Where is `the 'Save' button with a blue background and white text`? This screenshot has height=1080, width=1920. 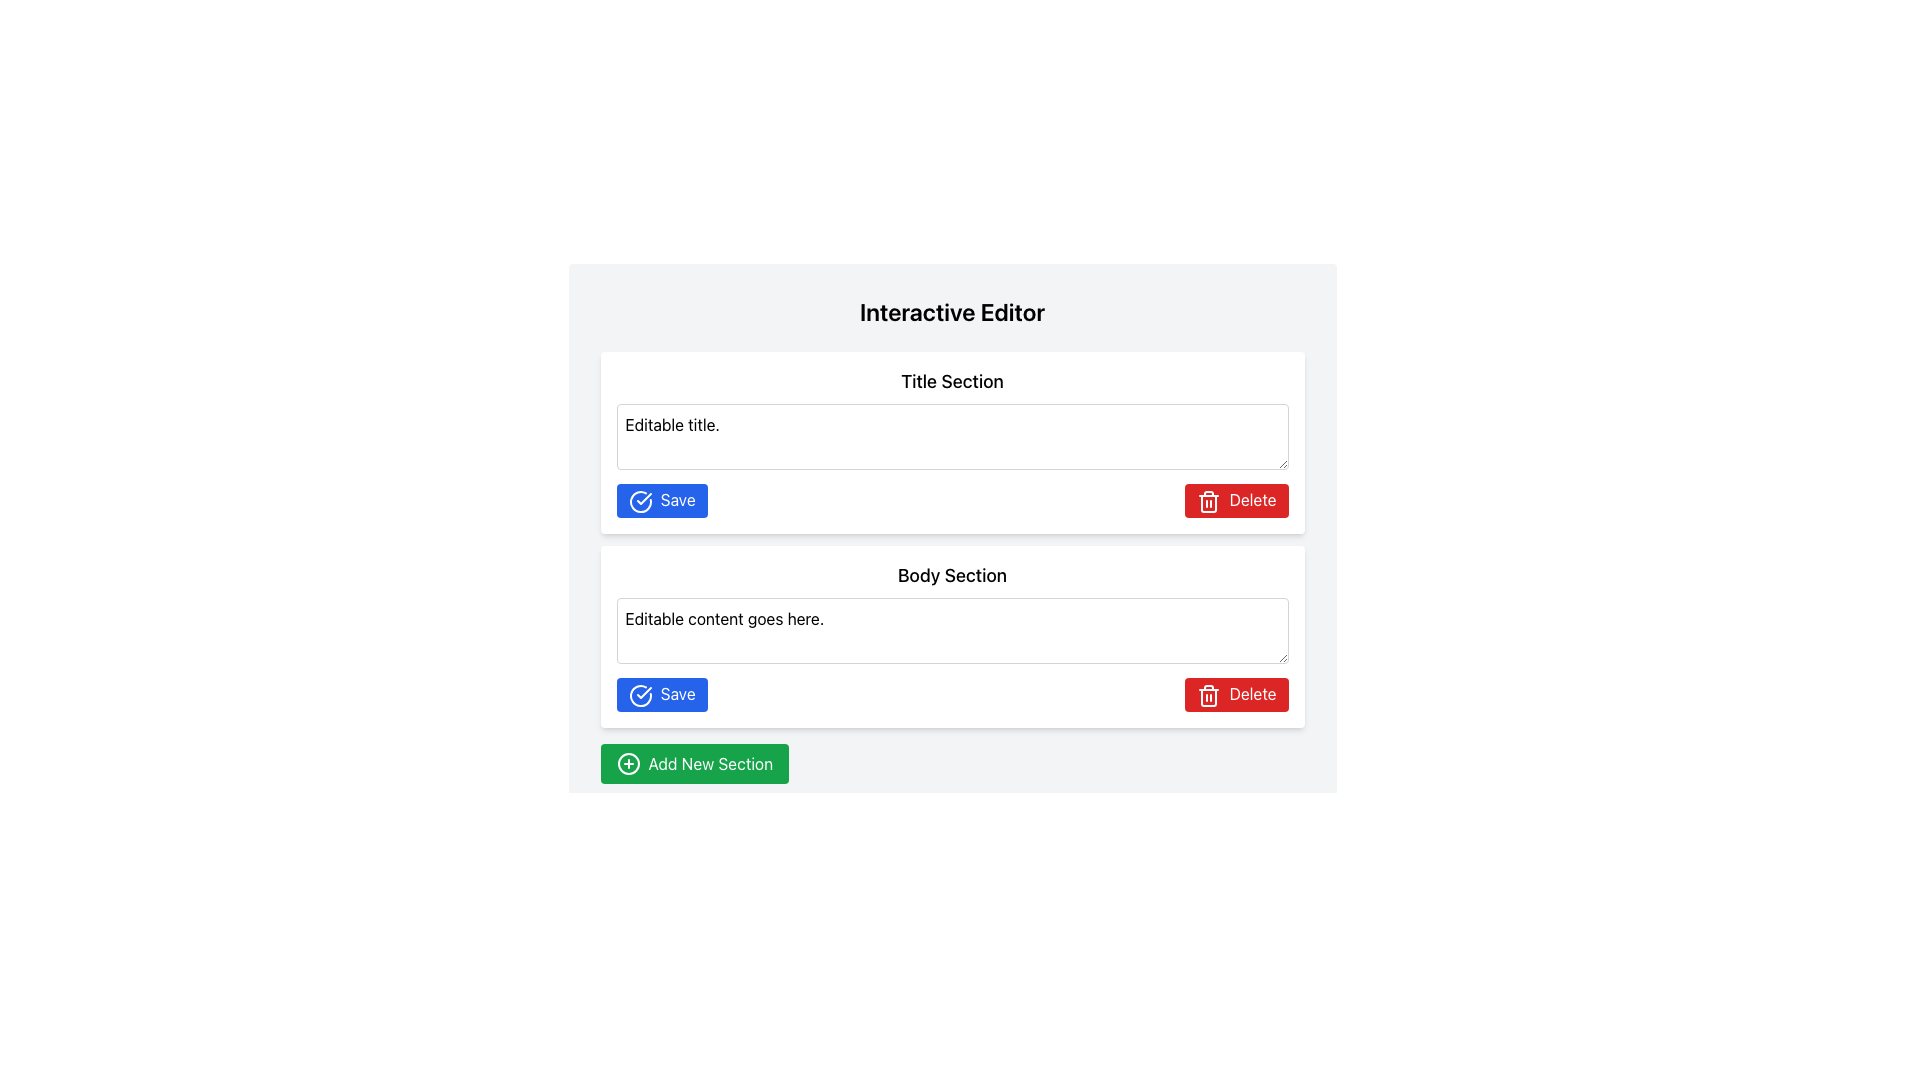
the 'Save' button with a blue background and white text is located at coordinates (662, 499).